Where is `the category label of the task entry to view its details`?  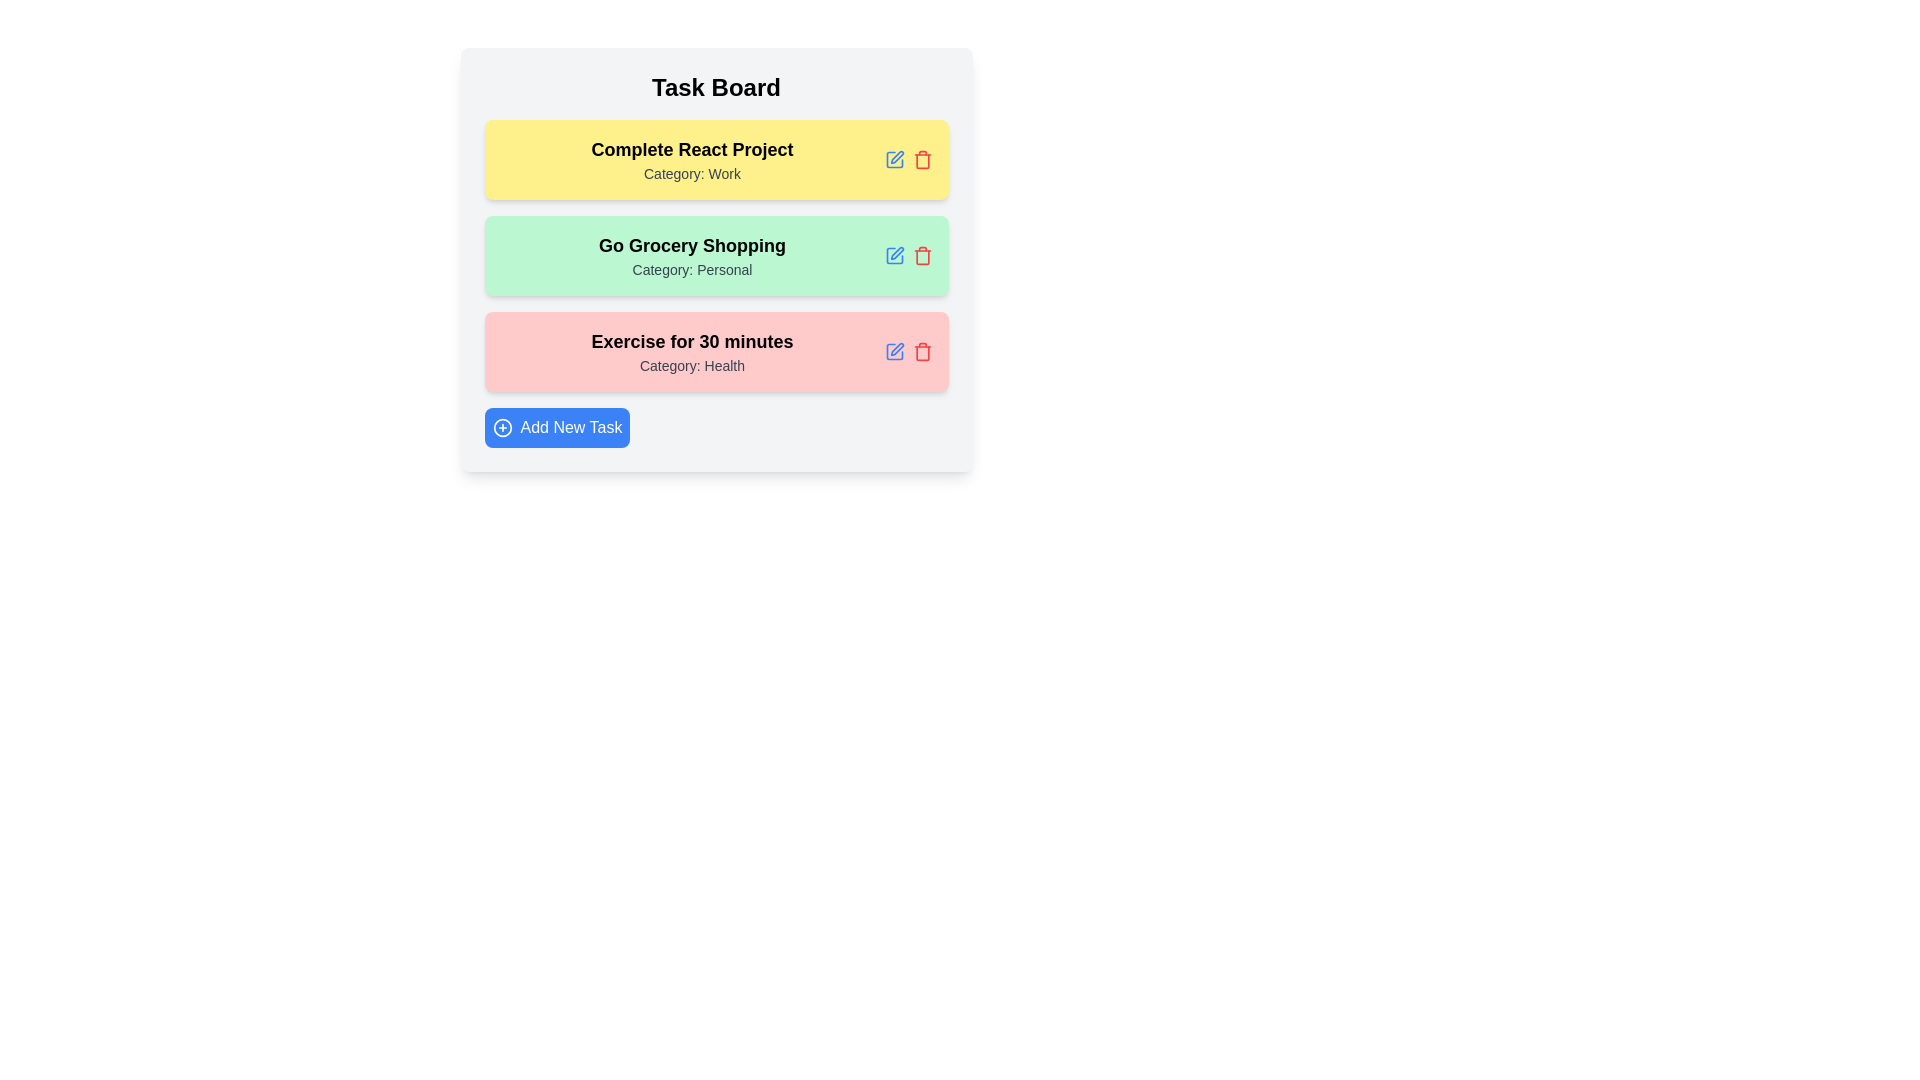
the category label of the task entry to view its details is located at coordinates (692, 172).